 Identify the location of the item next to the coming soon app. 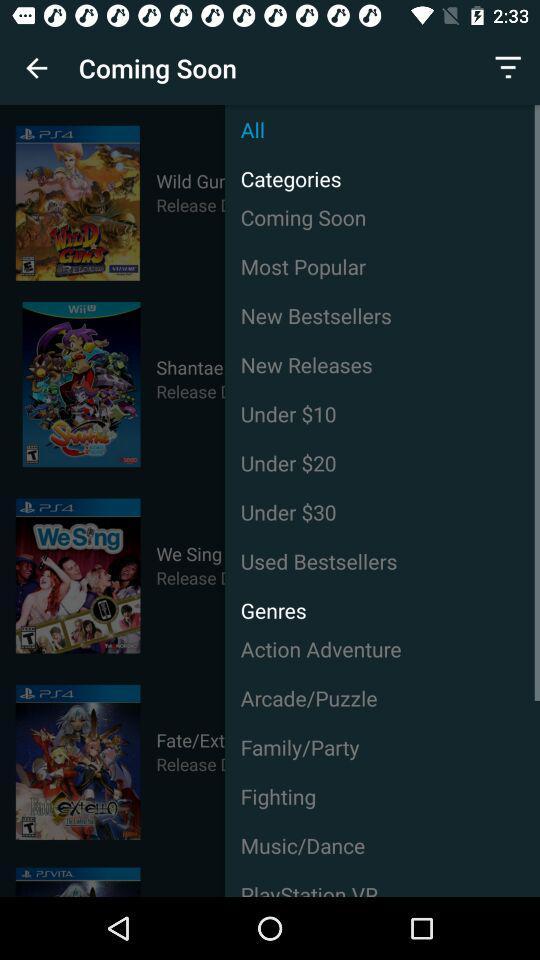
(36, 68).